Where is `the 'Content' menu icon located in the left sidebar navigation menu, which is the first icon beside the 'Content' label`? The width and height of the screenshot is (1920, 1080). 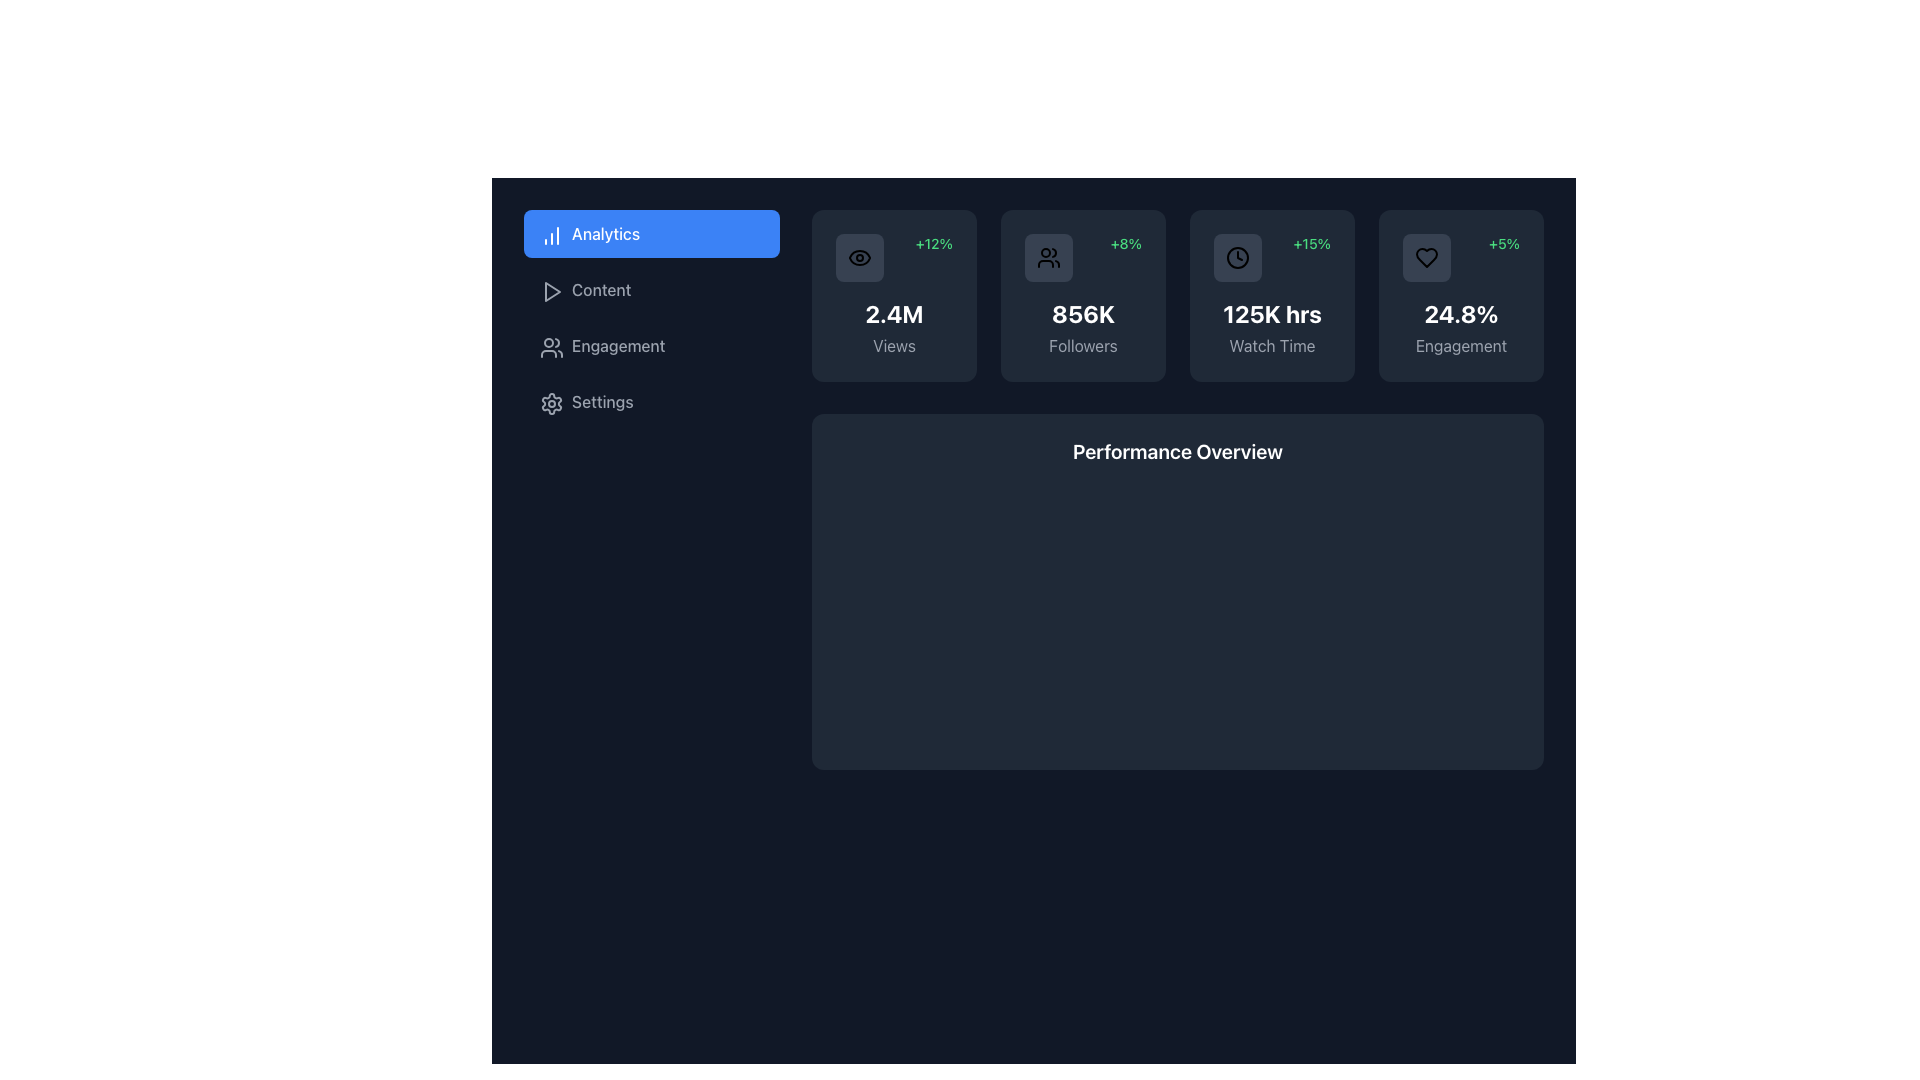 the 'Content' menu icon located in the left sidebar navigation menu, which is the first icon beside the 'Content' label is located at coordinates (550, 289).